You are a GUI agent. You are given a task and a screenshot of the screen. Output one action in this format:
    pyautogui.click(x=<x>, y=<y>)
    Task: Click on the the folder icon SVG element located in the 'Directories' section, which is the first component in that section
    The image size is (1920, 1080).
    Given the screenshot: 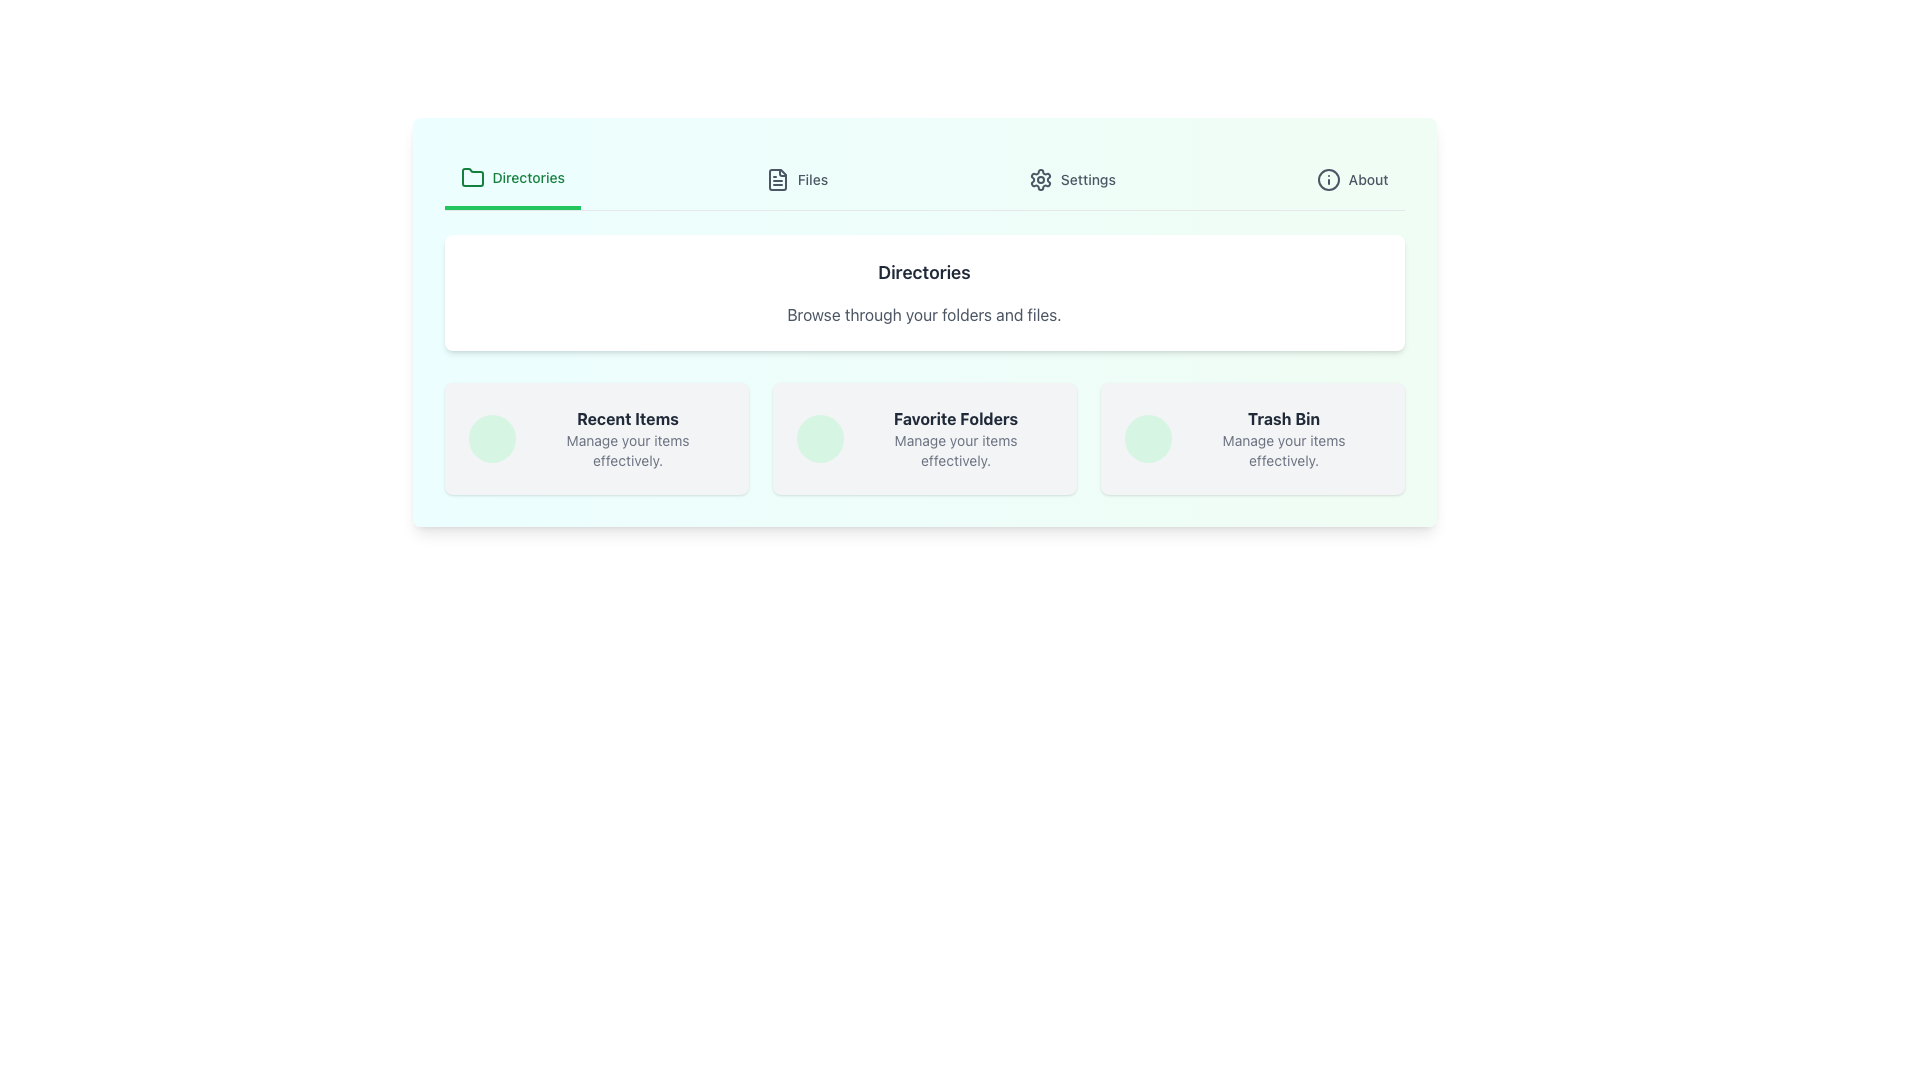 What is the action you would take?
    pyautogui.click(x=471, y=176)
    